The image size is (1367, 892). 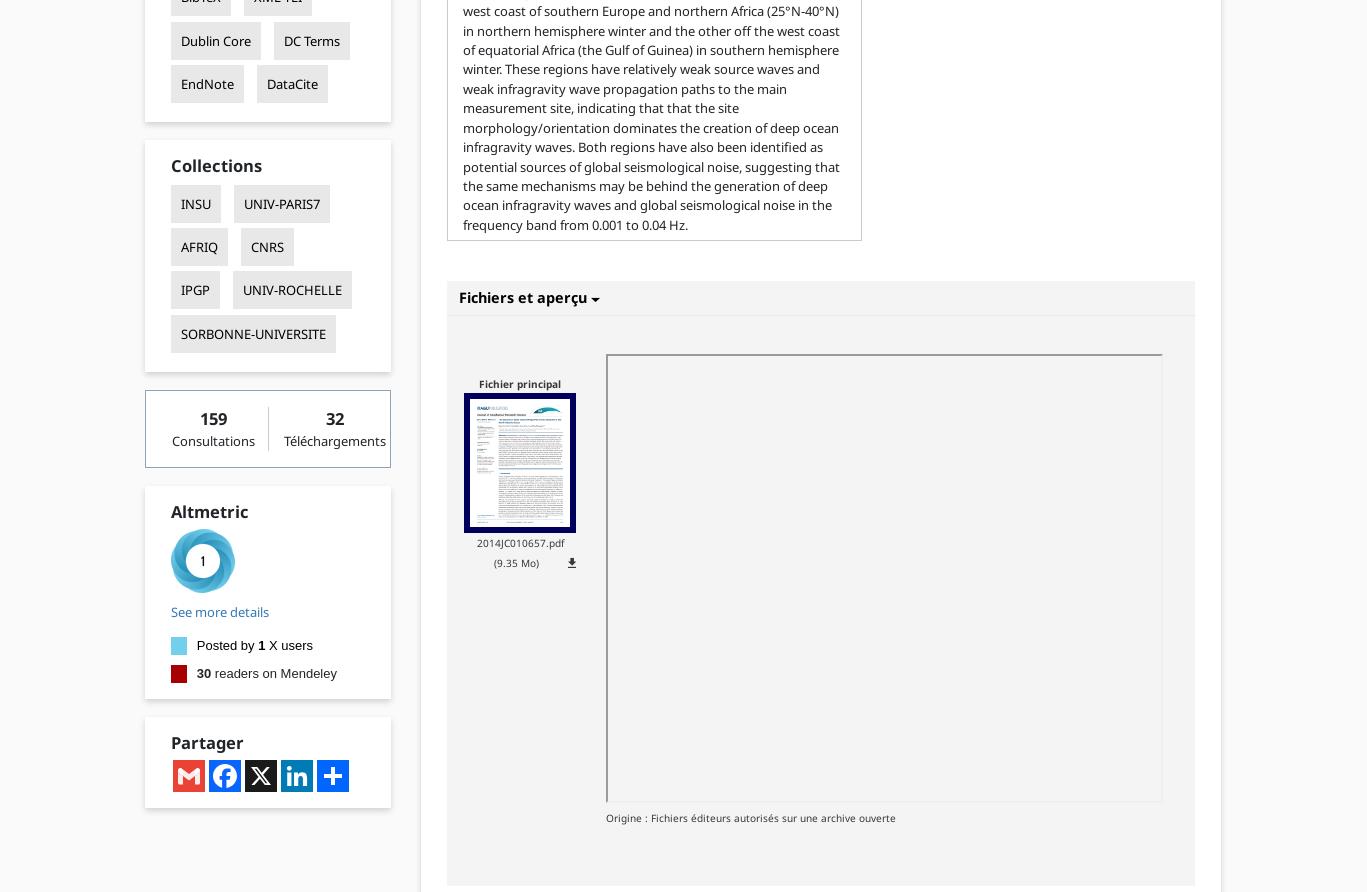 What do you see at coordinates (179, 82) in the screenshot?
I see `'EndNote'` at bounding box center [179, 82].